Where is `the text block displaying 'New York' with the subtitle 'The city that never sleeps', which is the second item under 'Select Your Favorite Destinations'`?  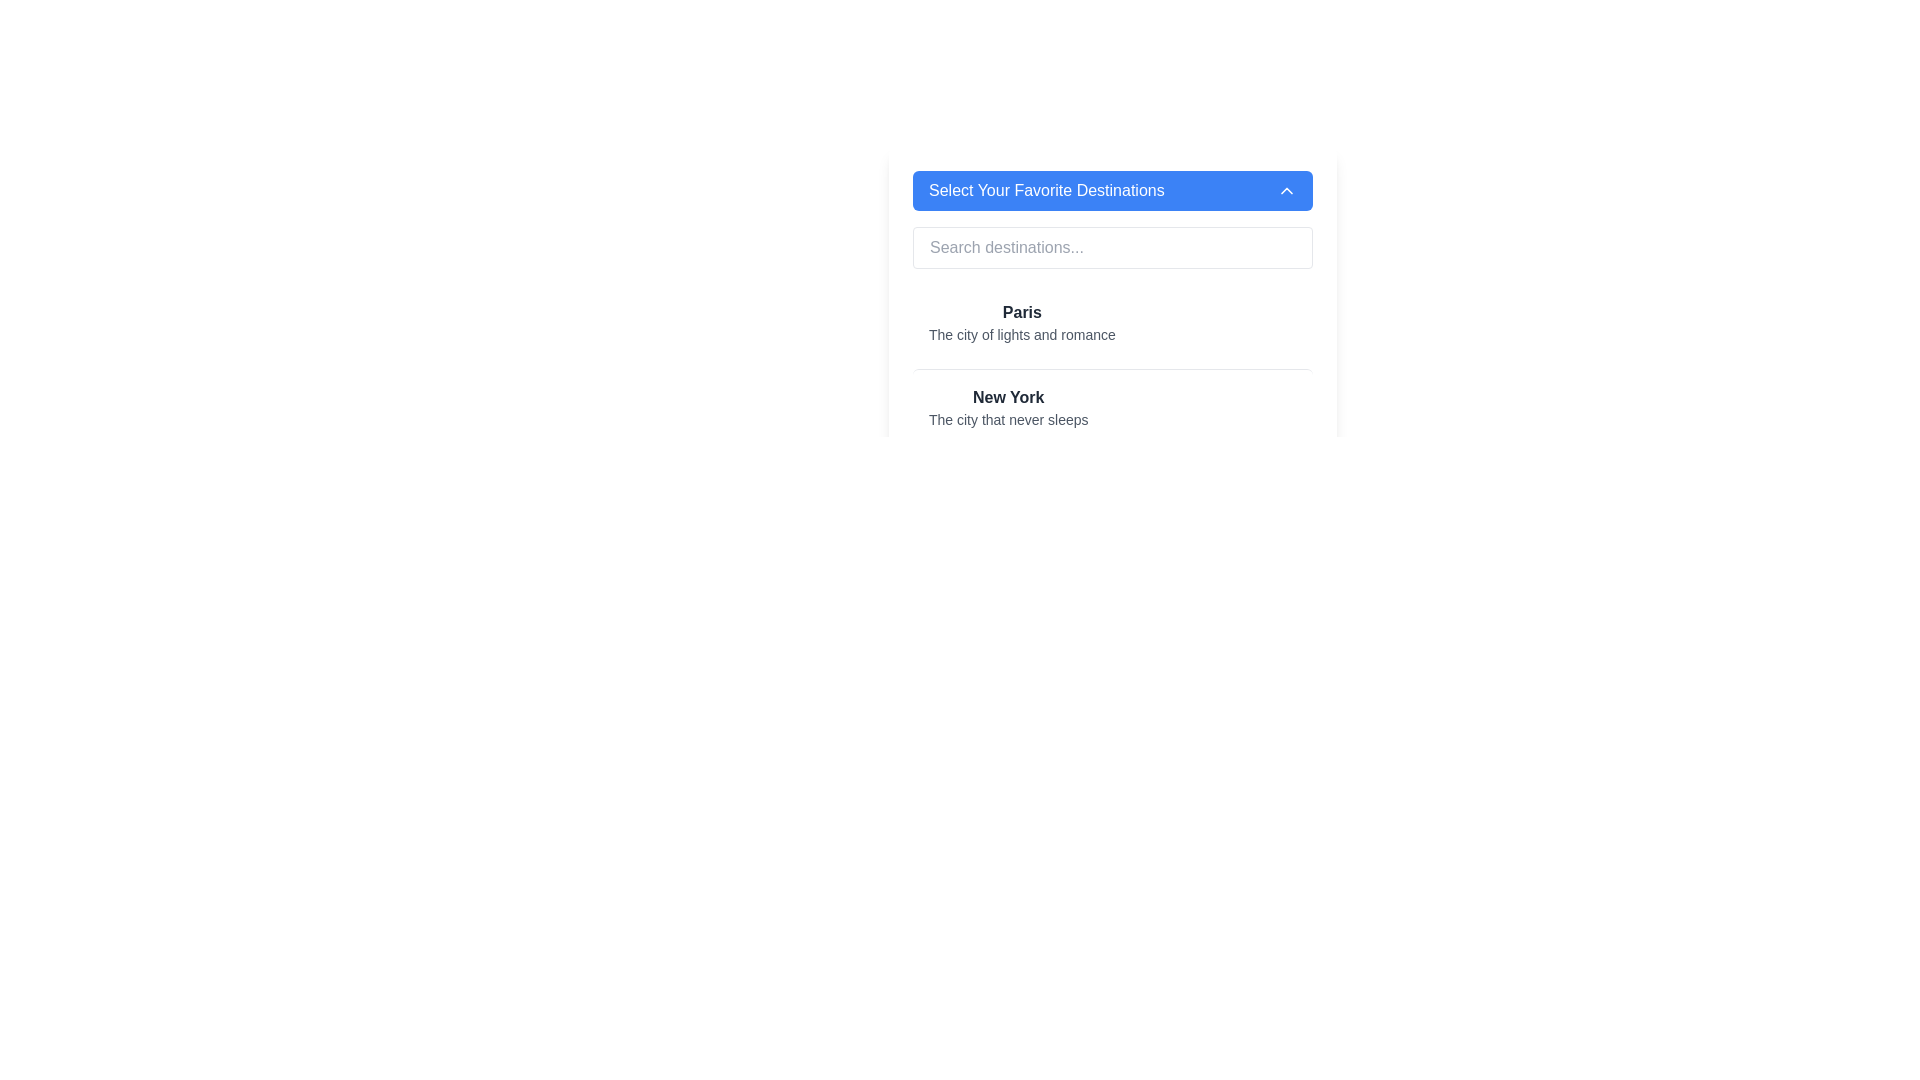 the text block displaying 'New York' with the subtitle 'The city that never sleeps', which is the second item under 'Select Your Favorite Destinations' is located at coordinates (1008, 407).